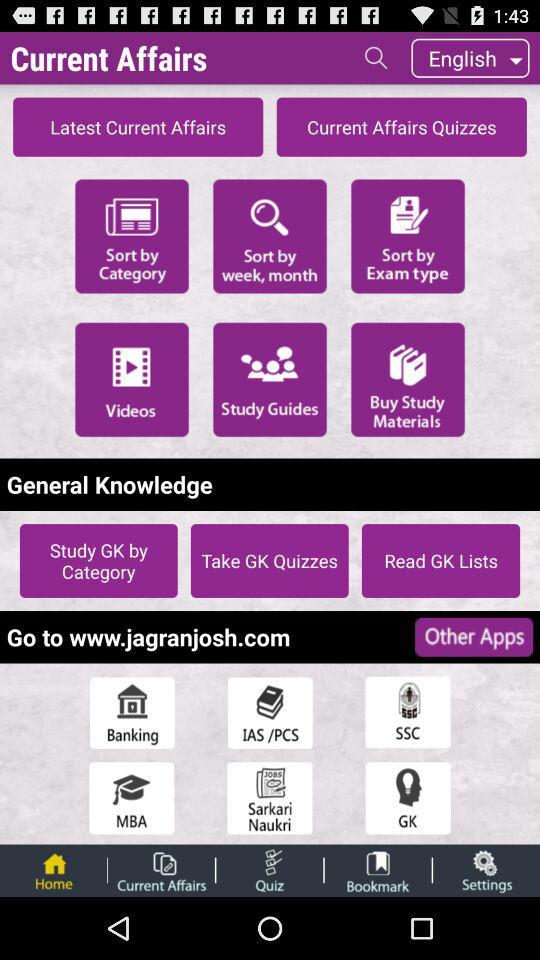  I want to click on return home, so click(53, 869).